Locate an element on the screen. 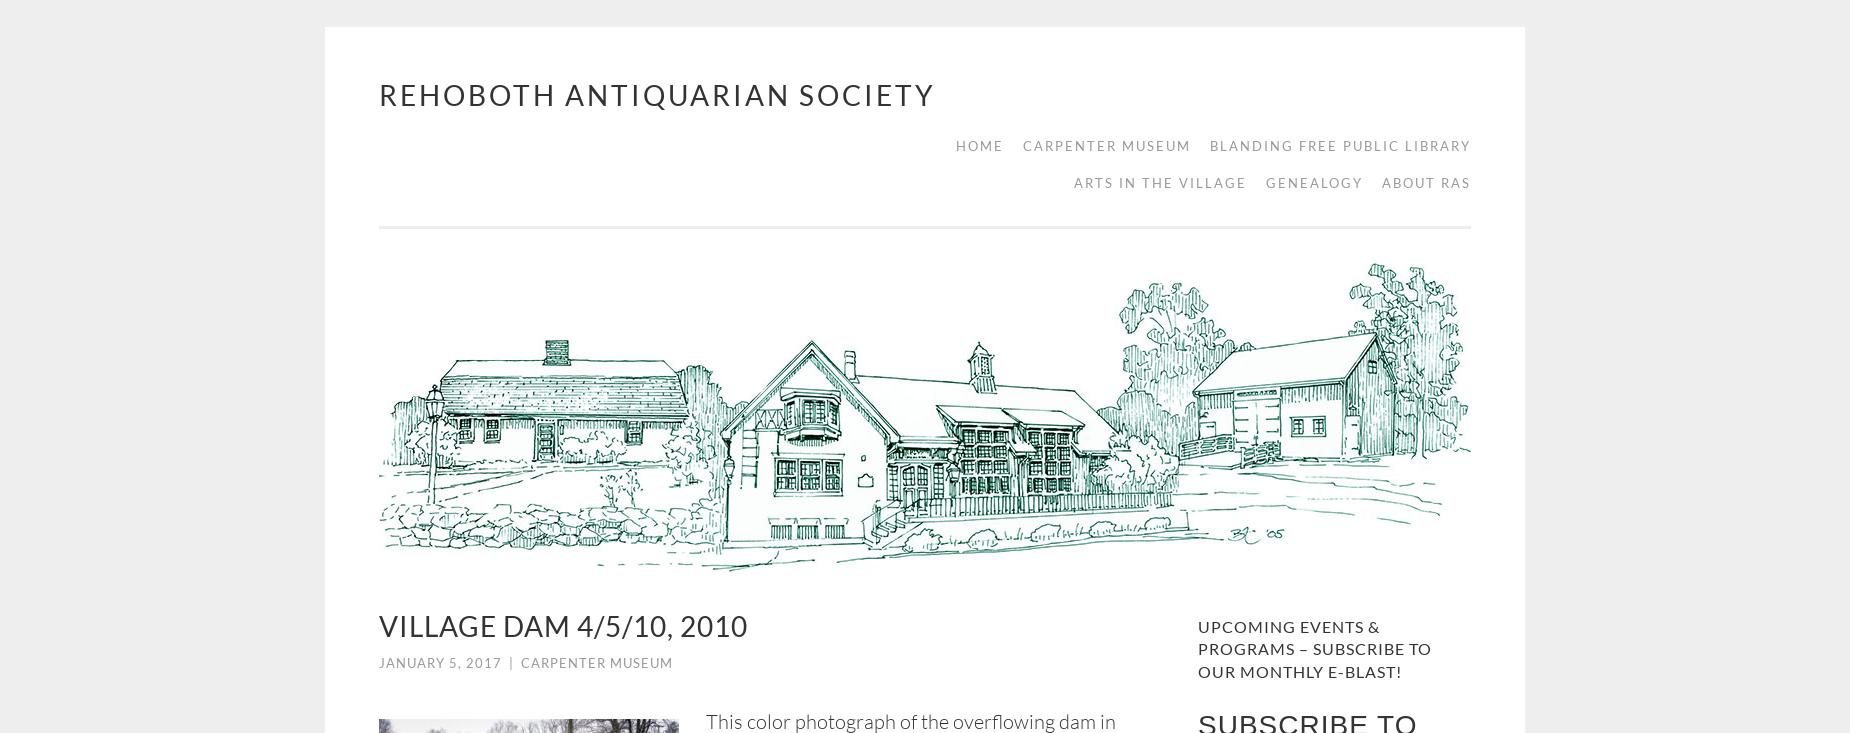  'Home' is located at coordinates (955, 146).